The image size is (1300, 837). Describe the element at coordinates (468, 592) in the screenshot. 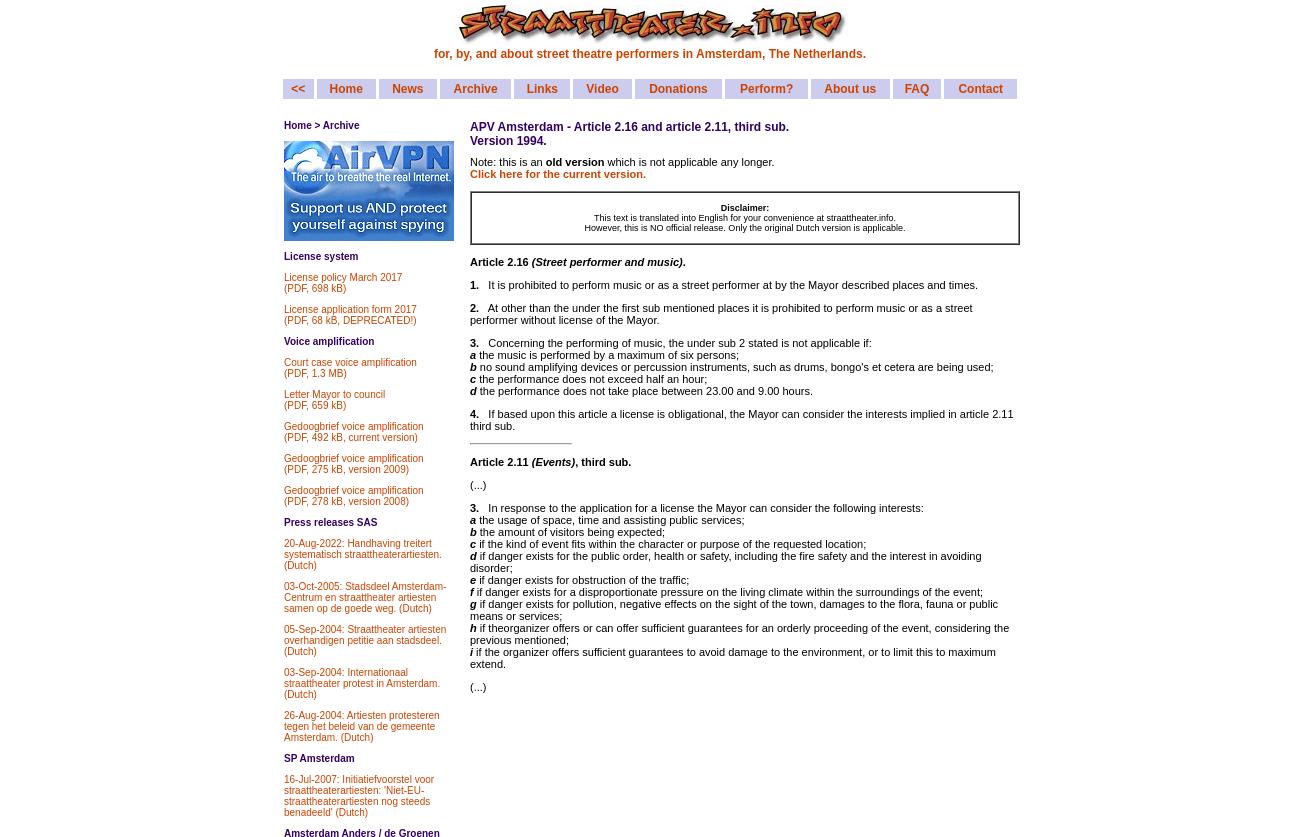

I see `'f'` at that location.